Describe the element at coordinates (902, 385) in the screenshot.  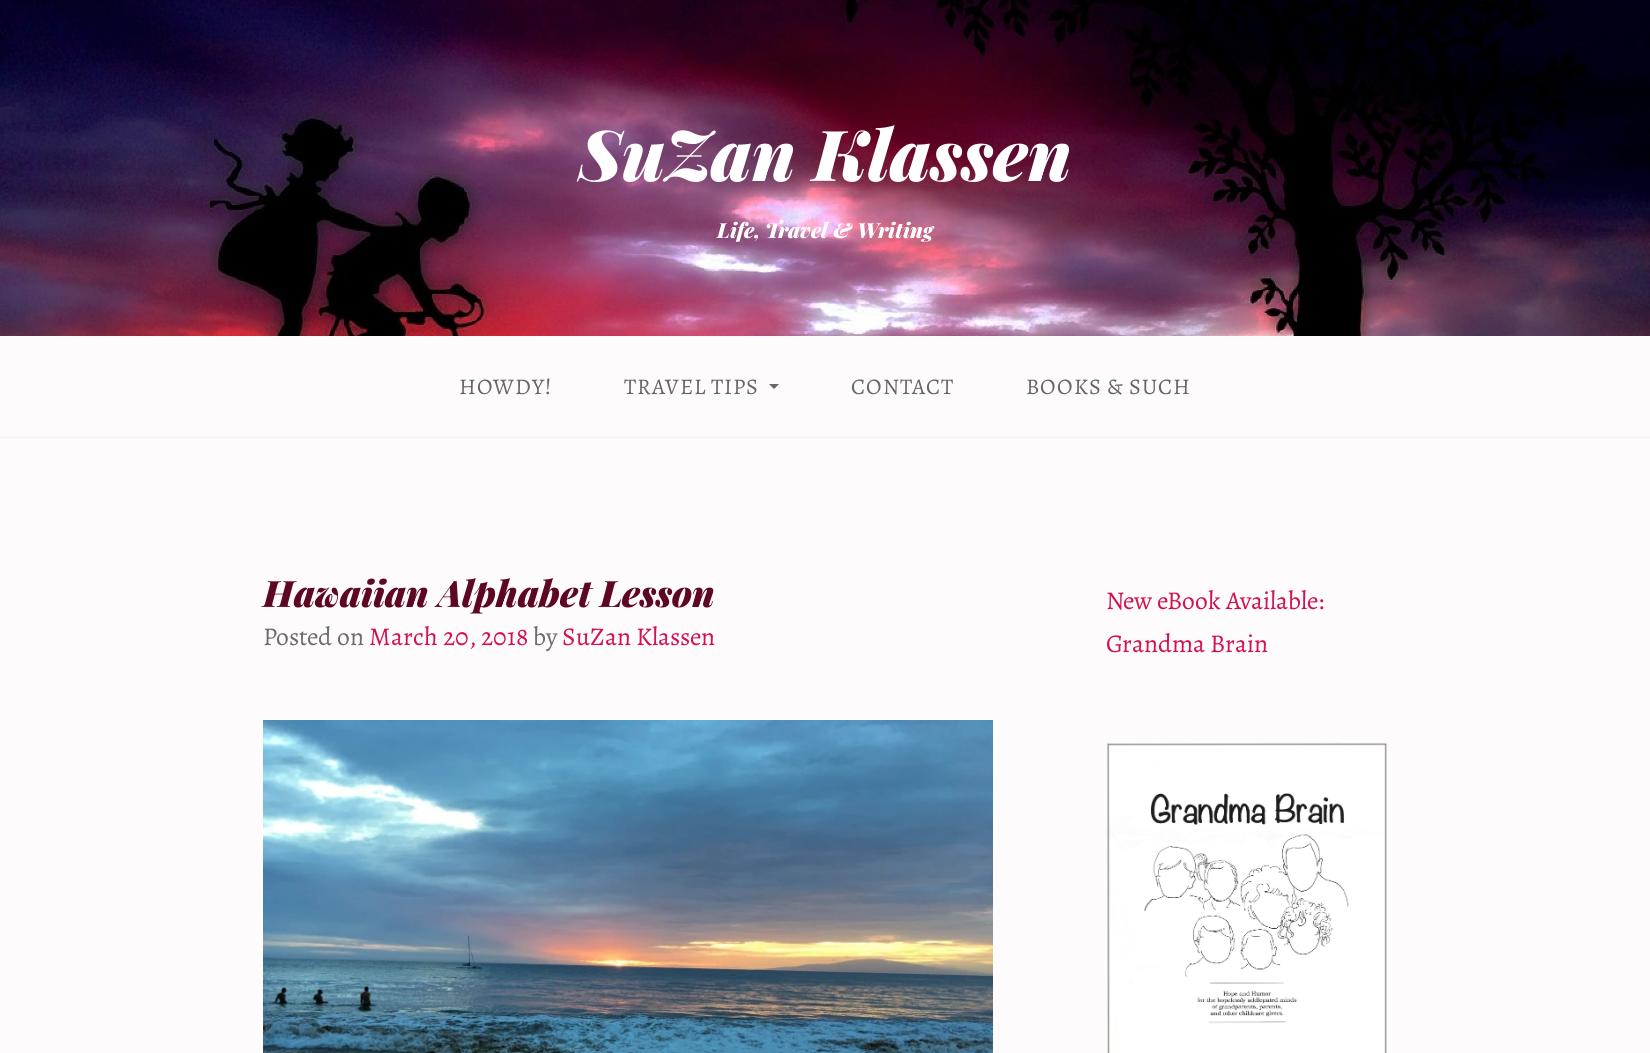
I see `'Contact'` at that location.